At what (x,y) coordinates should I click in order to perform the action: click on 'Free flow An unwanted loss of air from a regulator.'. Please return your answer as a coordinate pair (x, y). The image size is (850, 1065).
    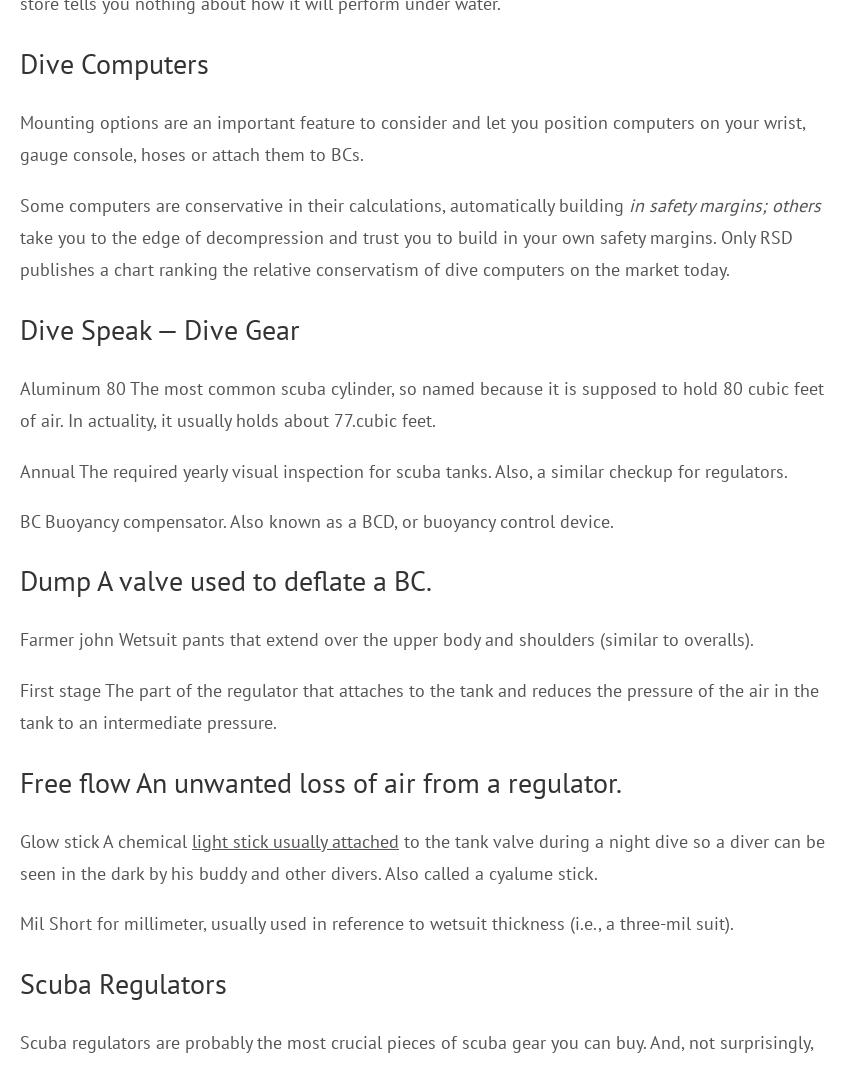
    Looking at the image, I should click on (320, 781).